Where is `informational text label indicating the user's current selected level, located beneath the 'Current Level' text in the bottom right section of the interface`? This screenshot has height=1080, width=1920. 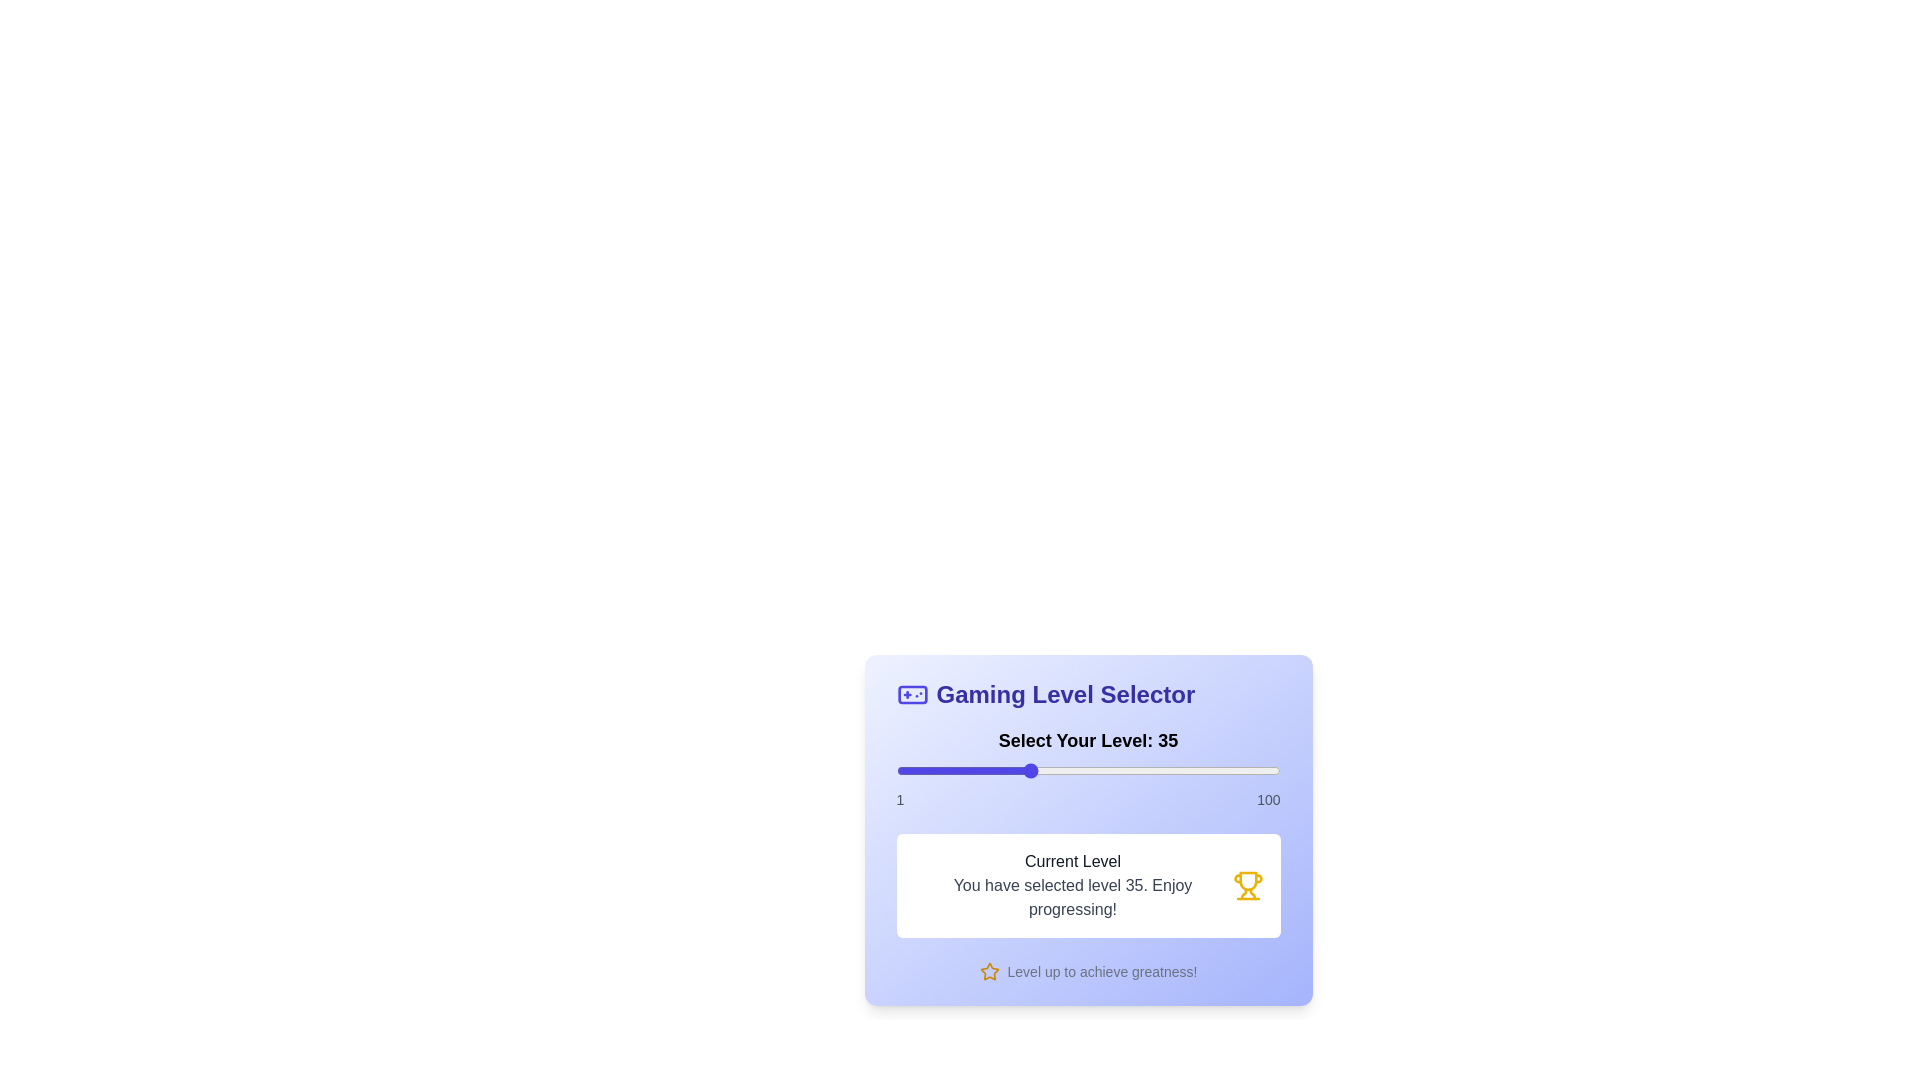
informational text label indicating the user's current selected level, located beneath the 'Current Level' text in the bottom right section of the interface is located at coordinates (1071, 897).